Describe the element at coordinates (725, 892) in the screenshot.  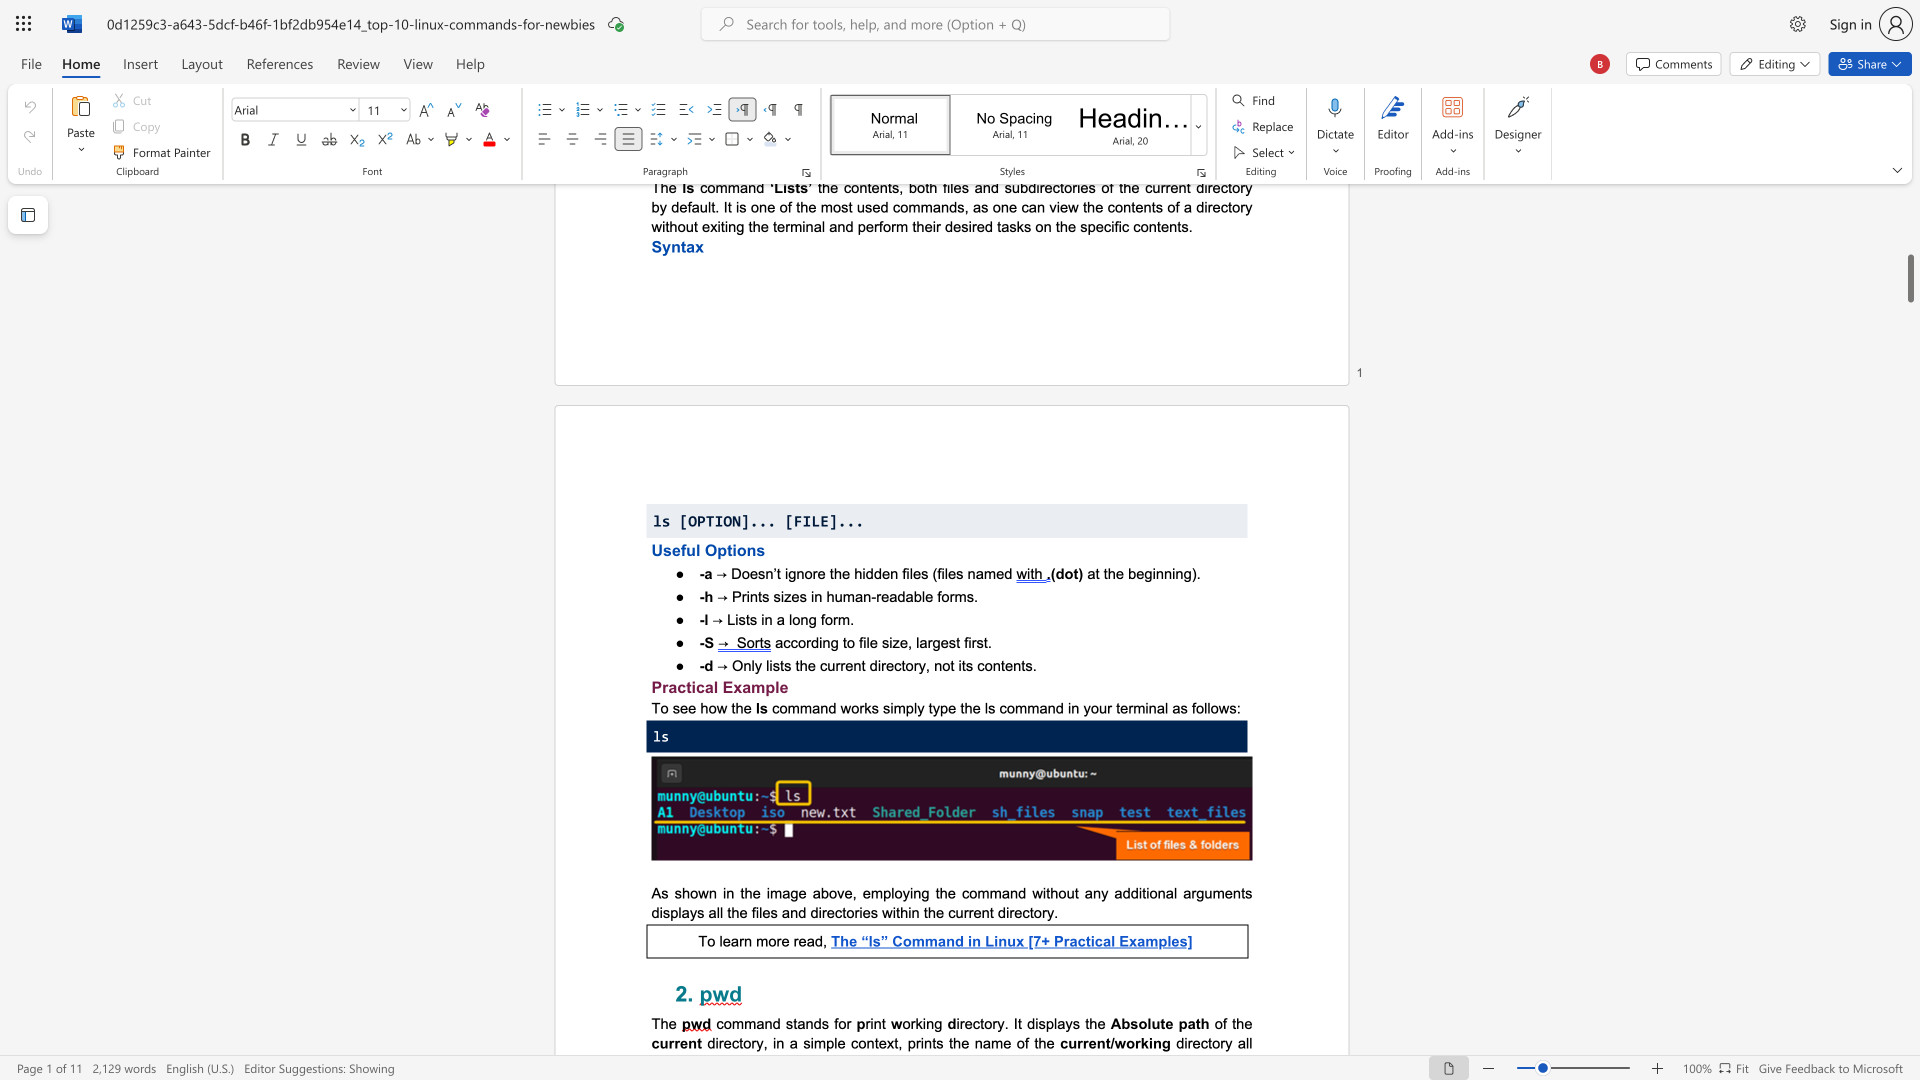
I see `the subset text "n the image above, employing the command w" within the text "As shown in the image above, employing the command without any"` at that location.